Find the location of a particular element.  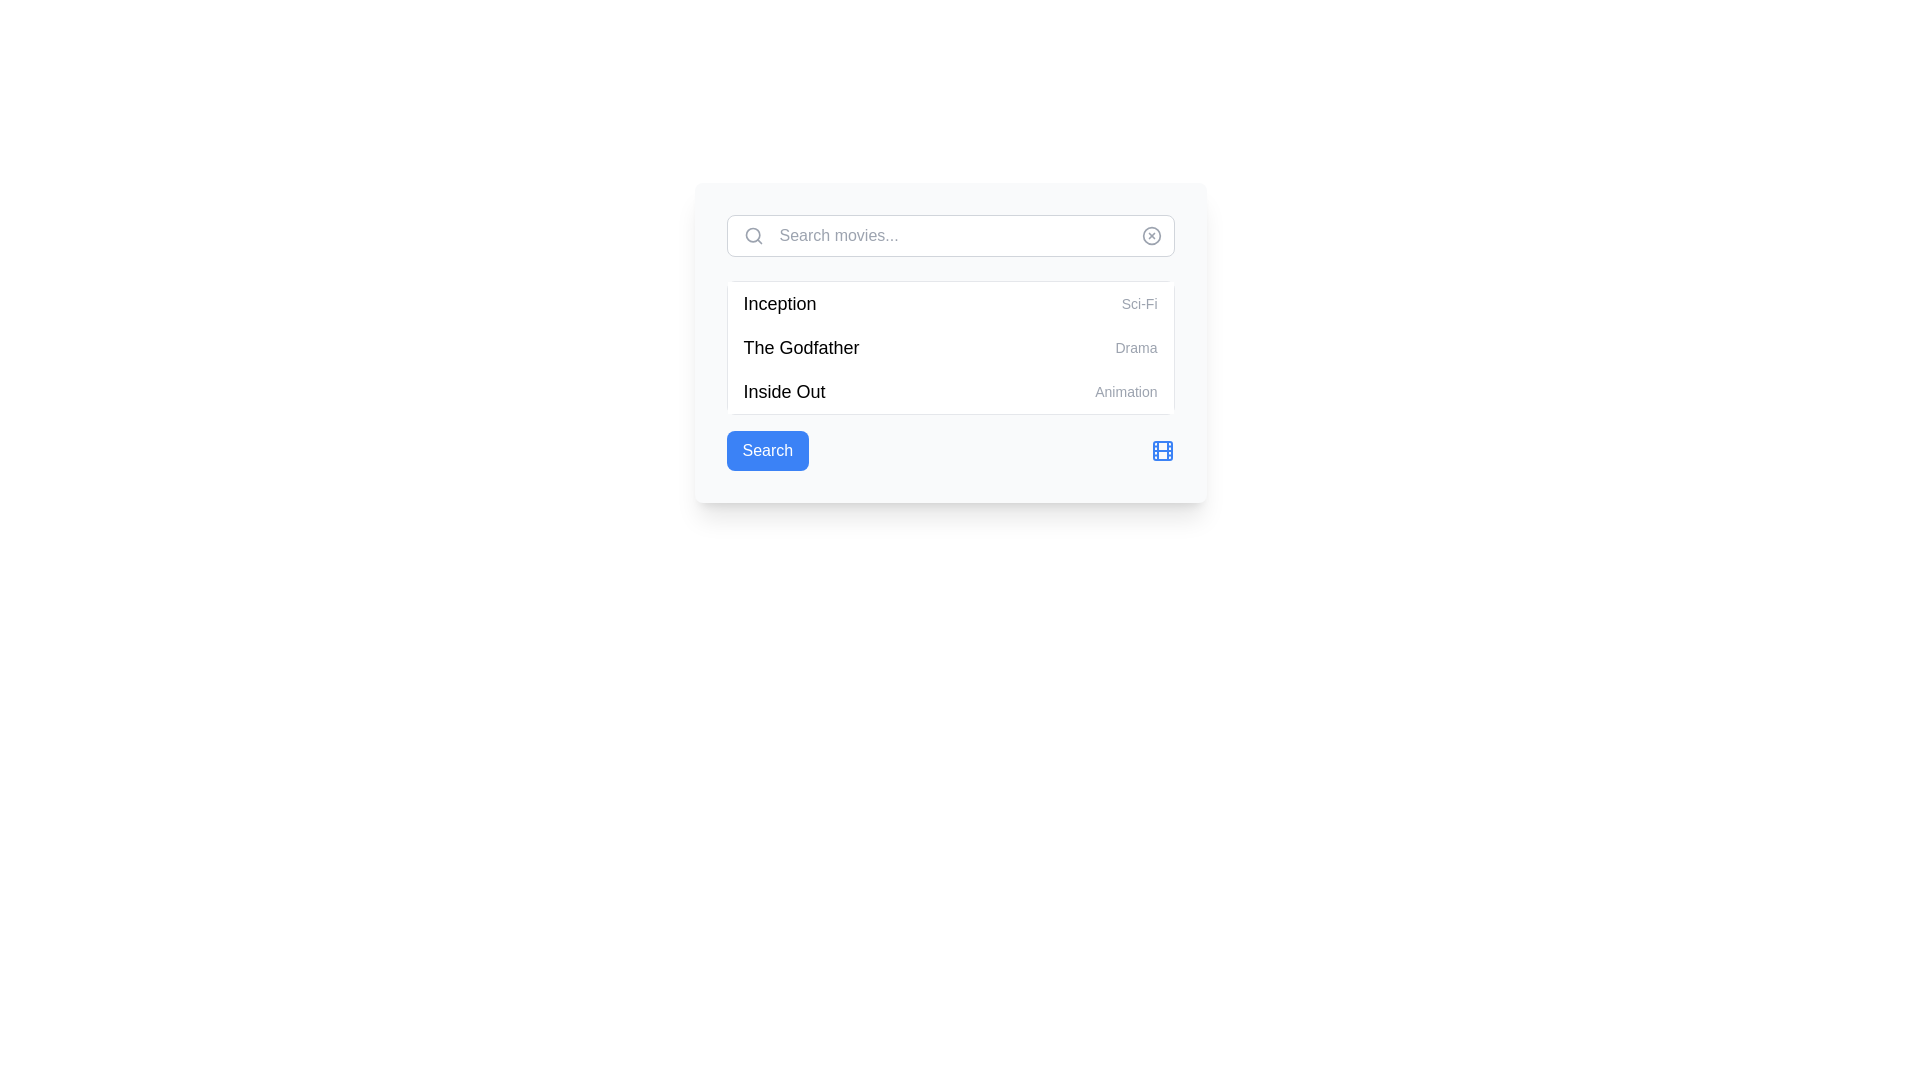

the text label displaying 'The Godfather' in bold styling, which is the second row in a list of movie titles, positioned to the left of the genre 'Drama' is located at coordinates (801, 346).